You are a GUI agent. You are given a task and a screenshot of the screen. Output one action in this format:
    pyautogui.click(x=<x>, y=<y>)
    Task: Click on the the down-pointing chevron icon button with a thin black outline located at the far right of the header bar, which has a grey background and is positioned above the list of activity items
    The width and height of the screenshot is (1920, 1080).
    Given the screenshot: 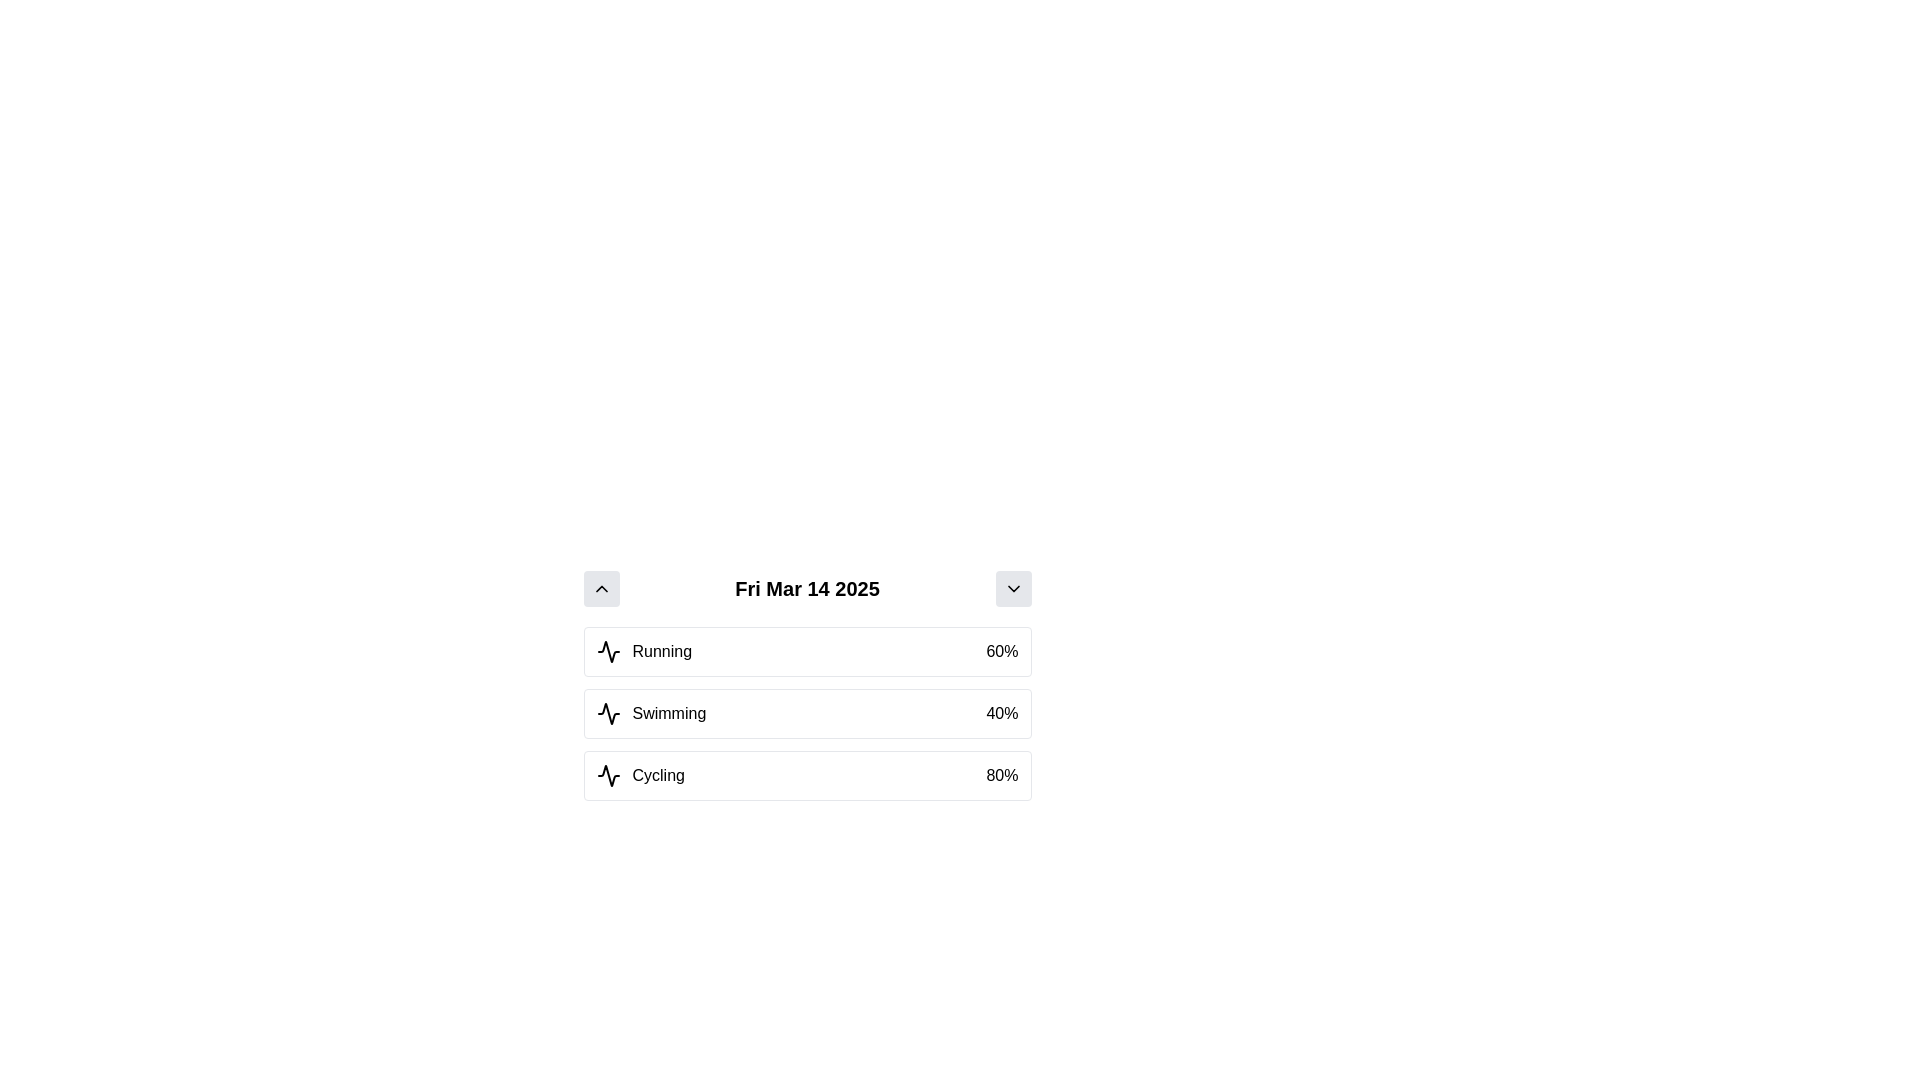 What is the action you would take?
    pyautogui.click(x=1013, y=588)
    